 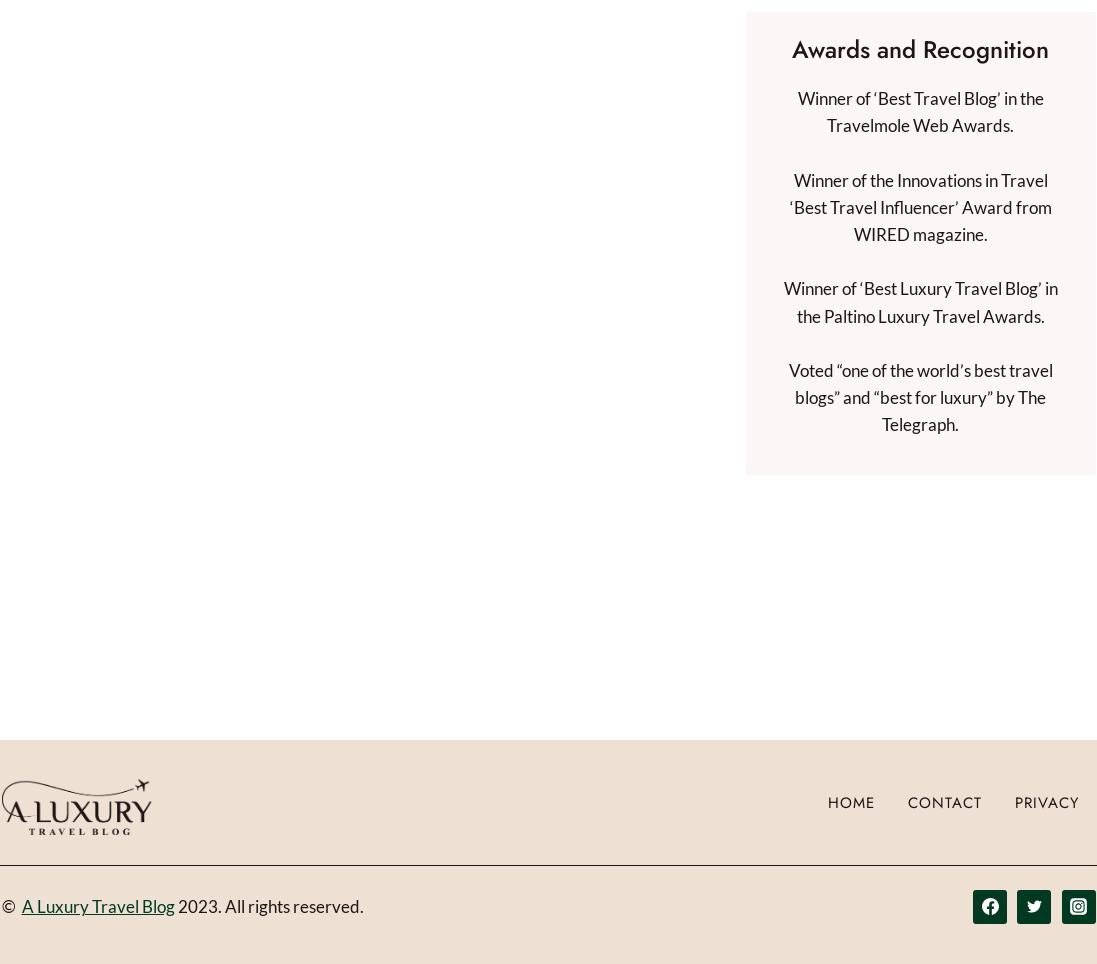 What do you see at coordinates (267, 904) in the screenshot?
I see `'2023. All rights reserved.'` at bounding box center [267, 904].